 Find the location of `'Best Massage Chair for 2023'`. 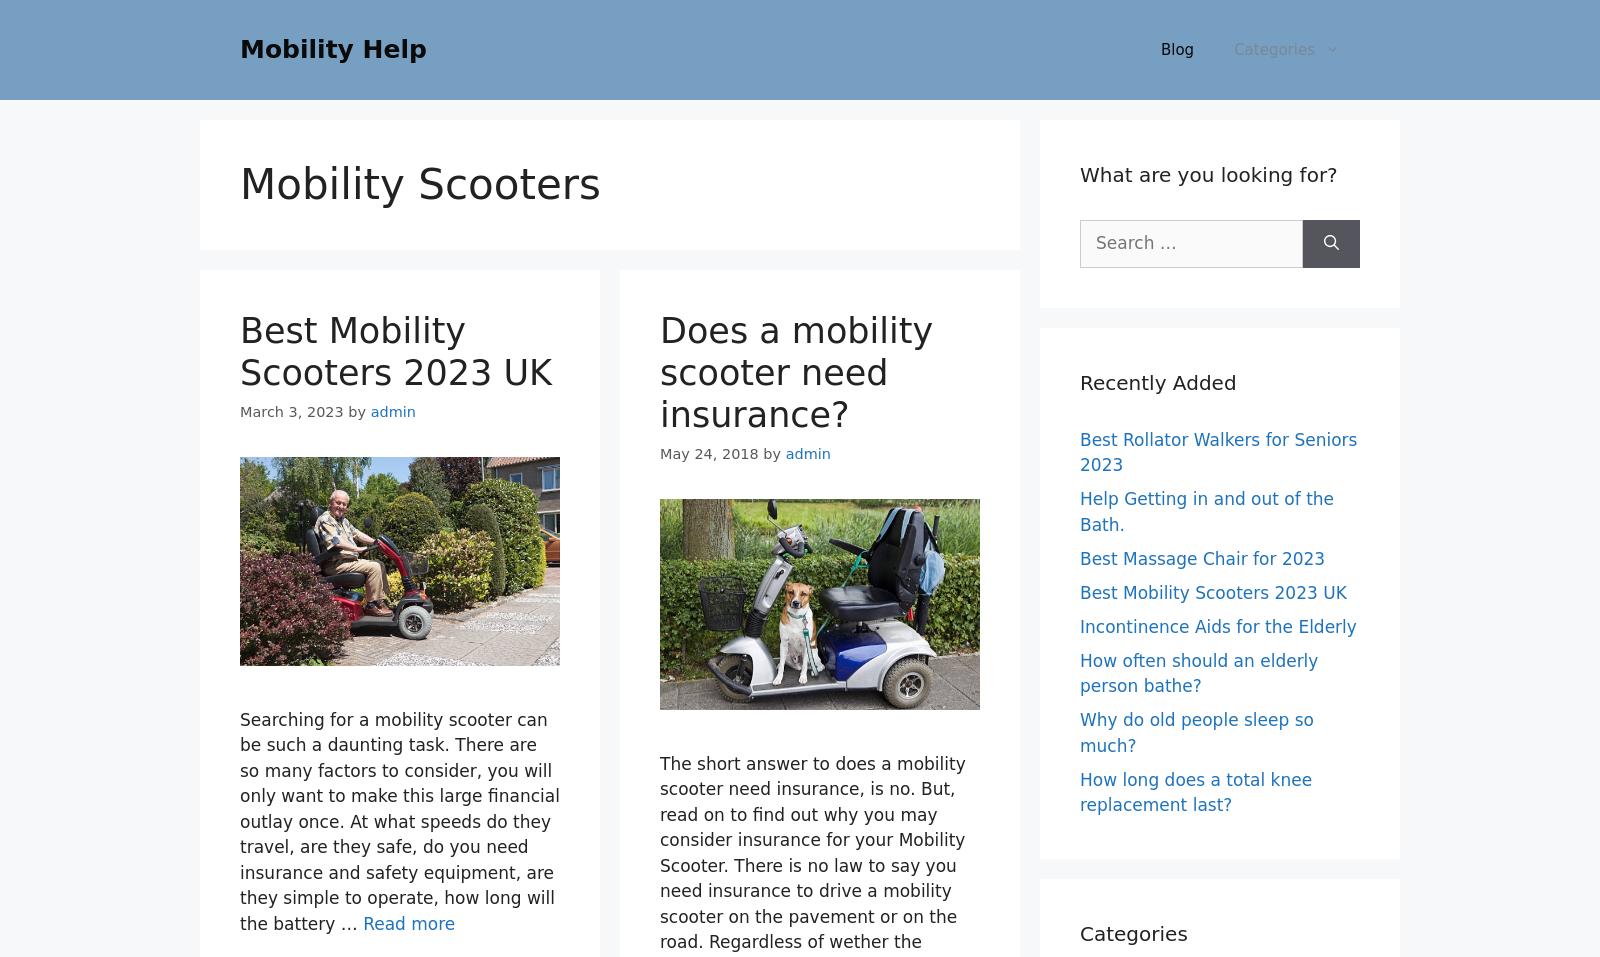

'Best Massage Chair for 2023' is located at coordinates (1201, 558).